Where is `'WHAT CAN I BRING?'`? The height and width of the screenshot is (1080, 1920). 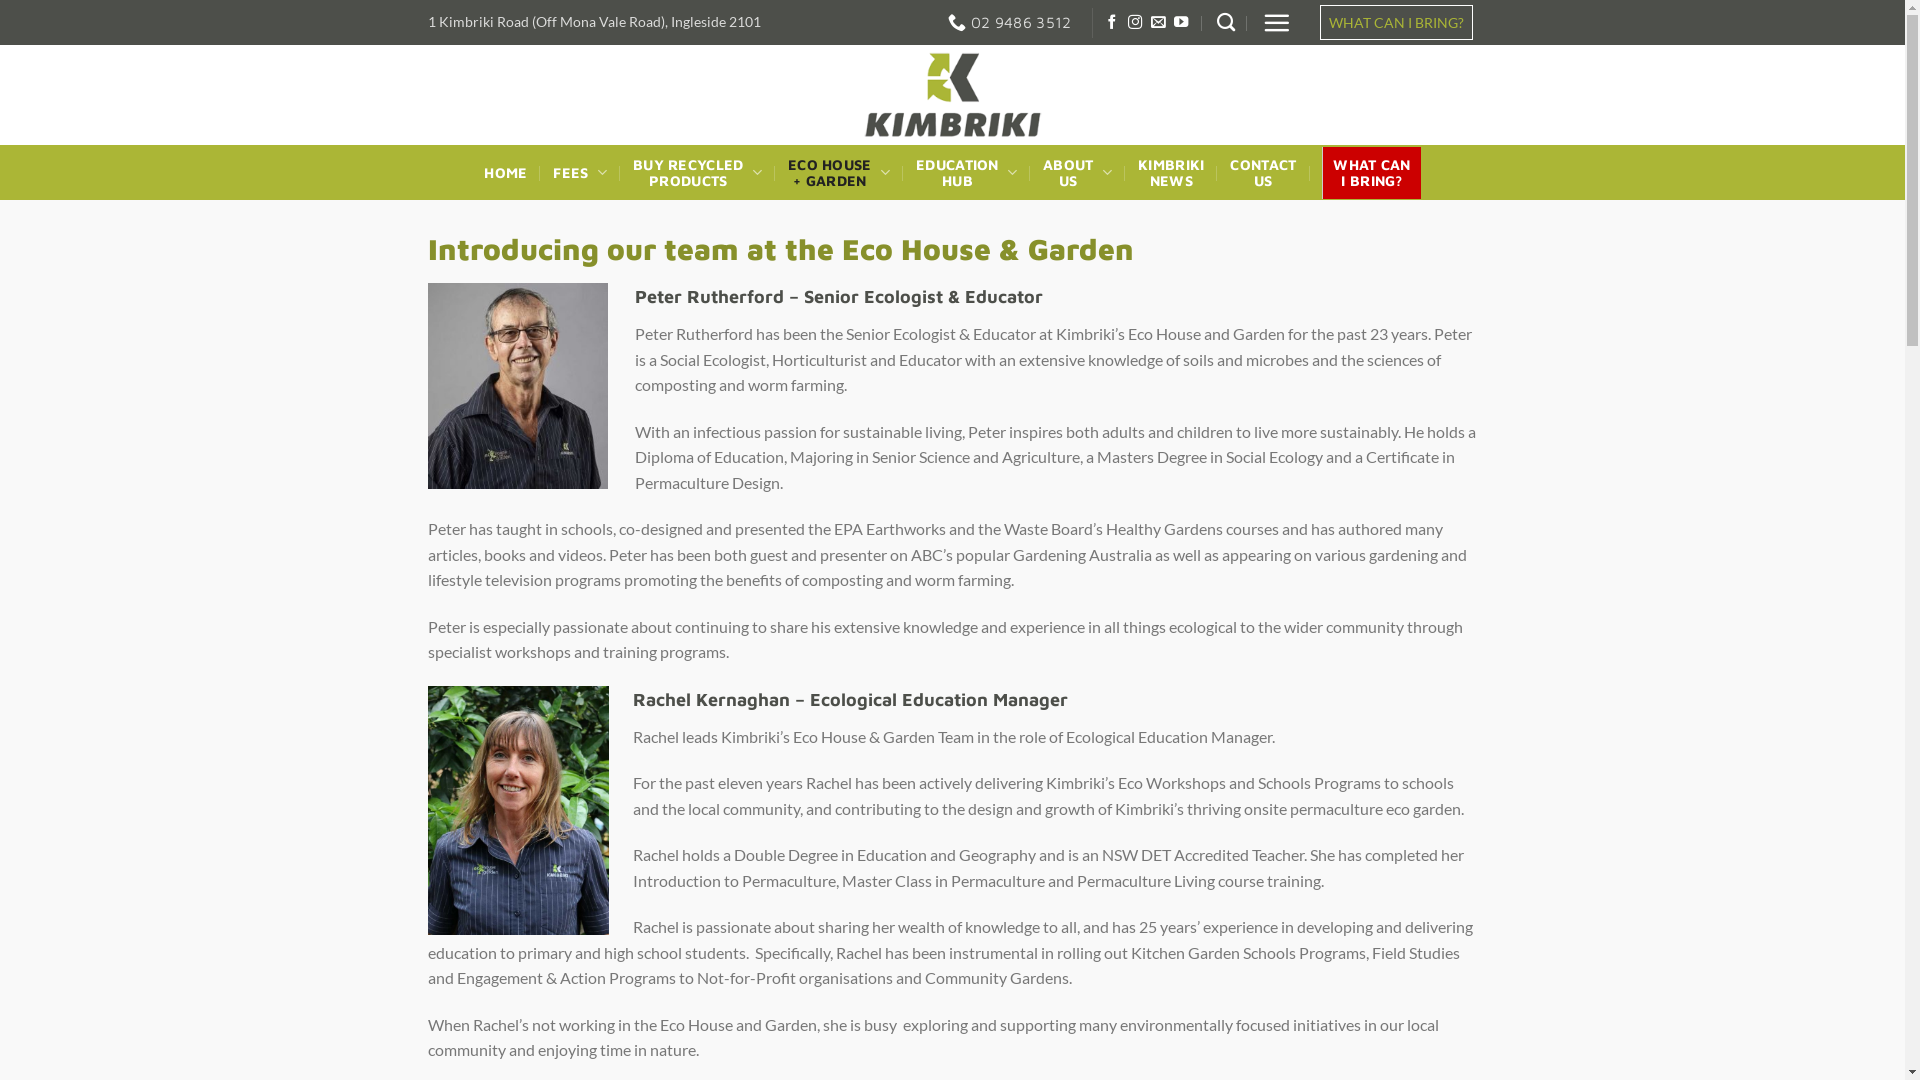 'WHAT CAN I BRING?' is located at coordinates (1394, 22).